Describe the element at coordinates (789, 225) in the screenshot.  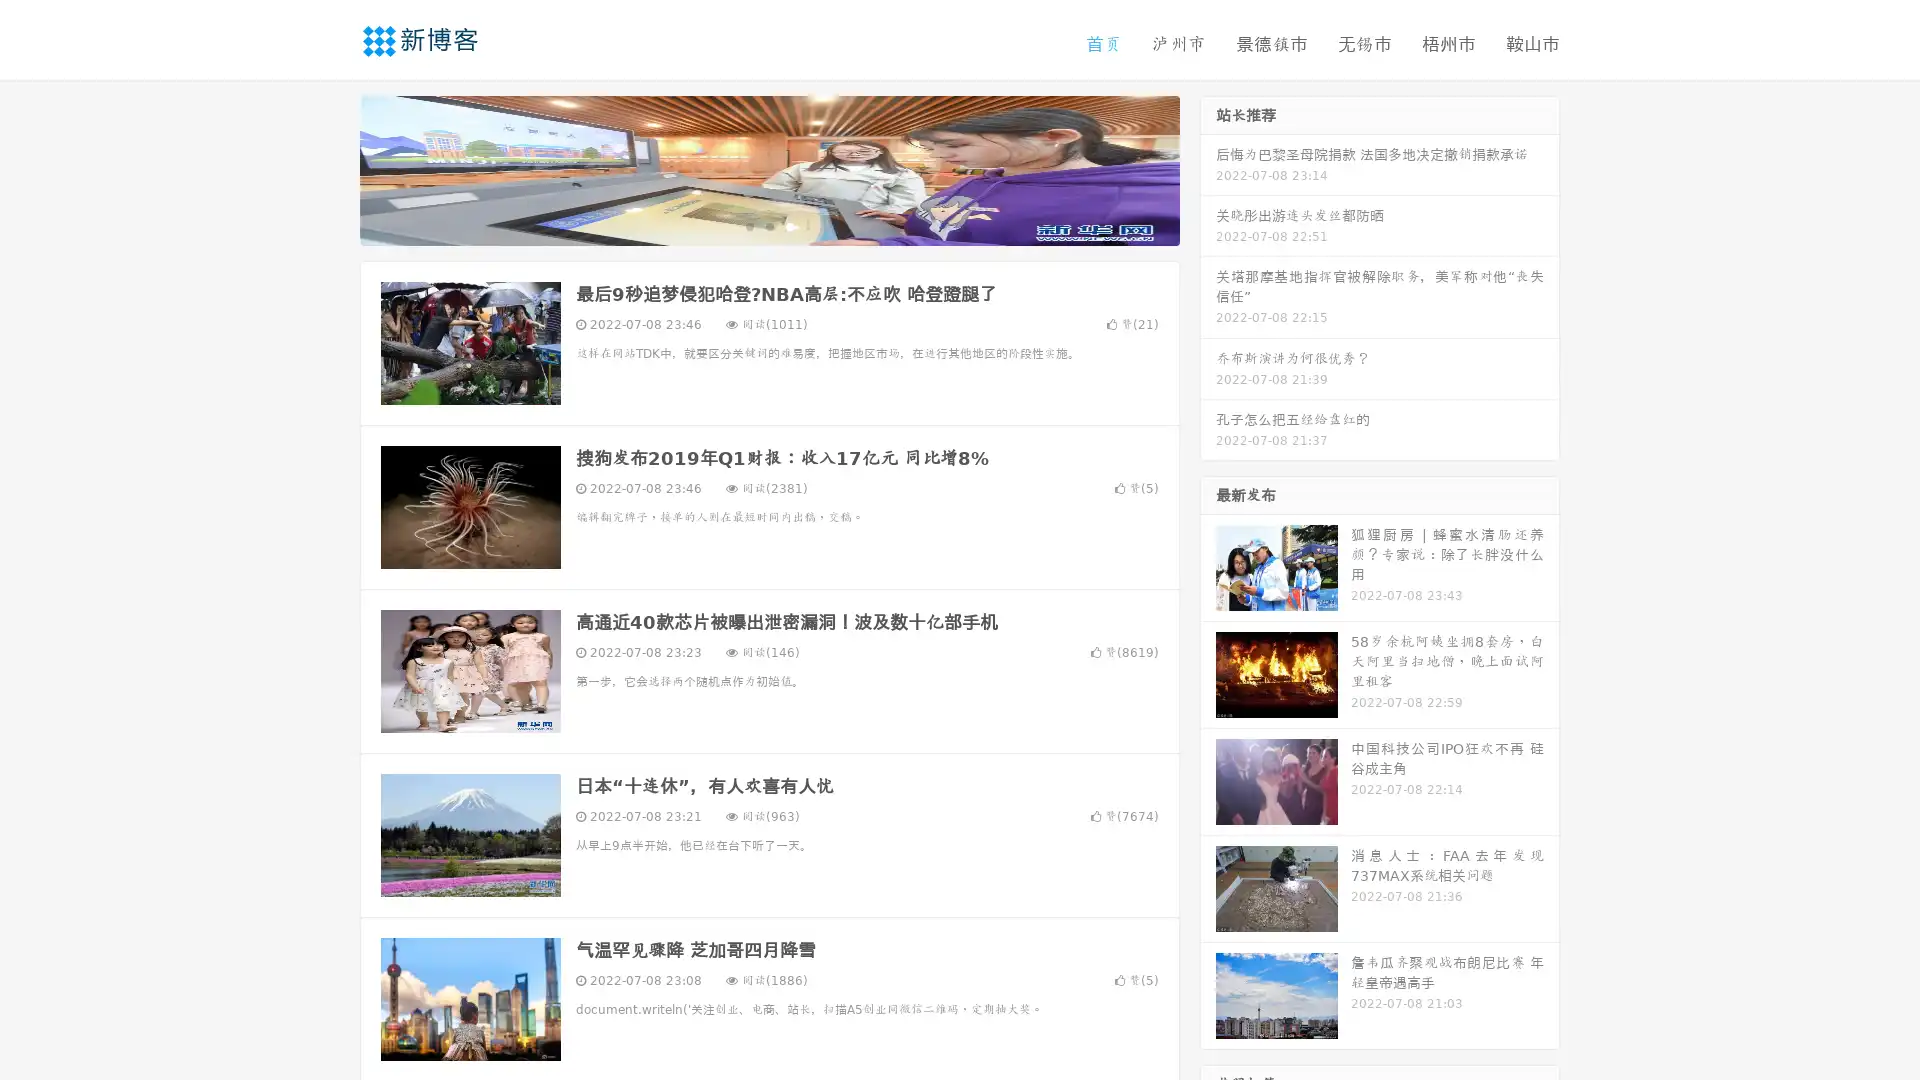
I see `Go to slide 3` at that location.